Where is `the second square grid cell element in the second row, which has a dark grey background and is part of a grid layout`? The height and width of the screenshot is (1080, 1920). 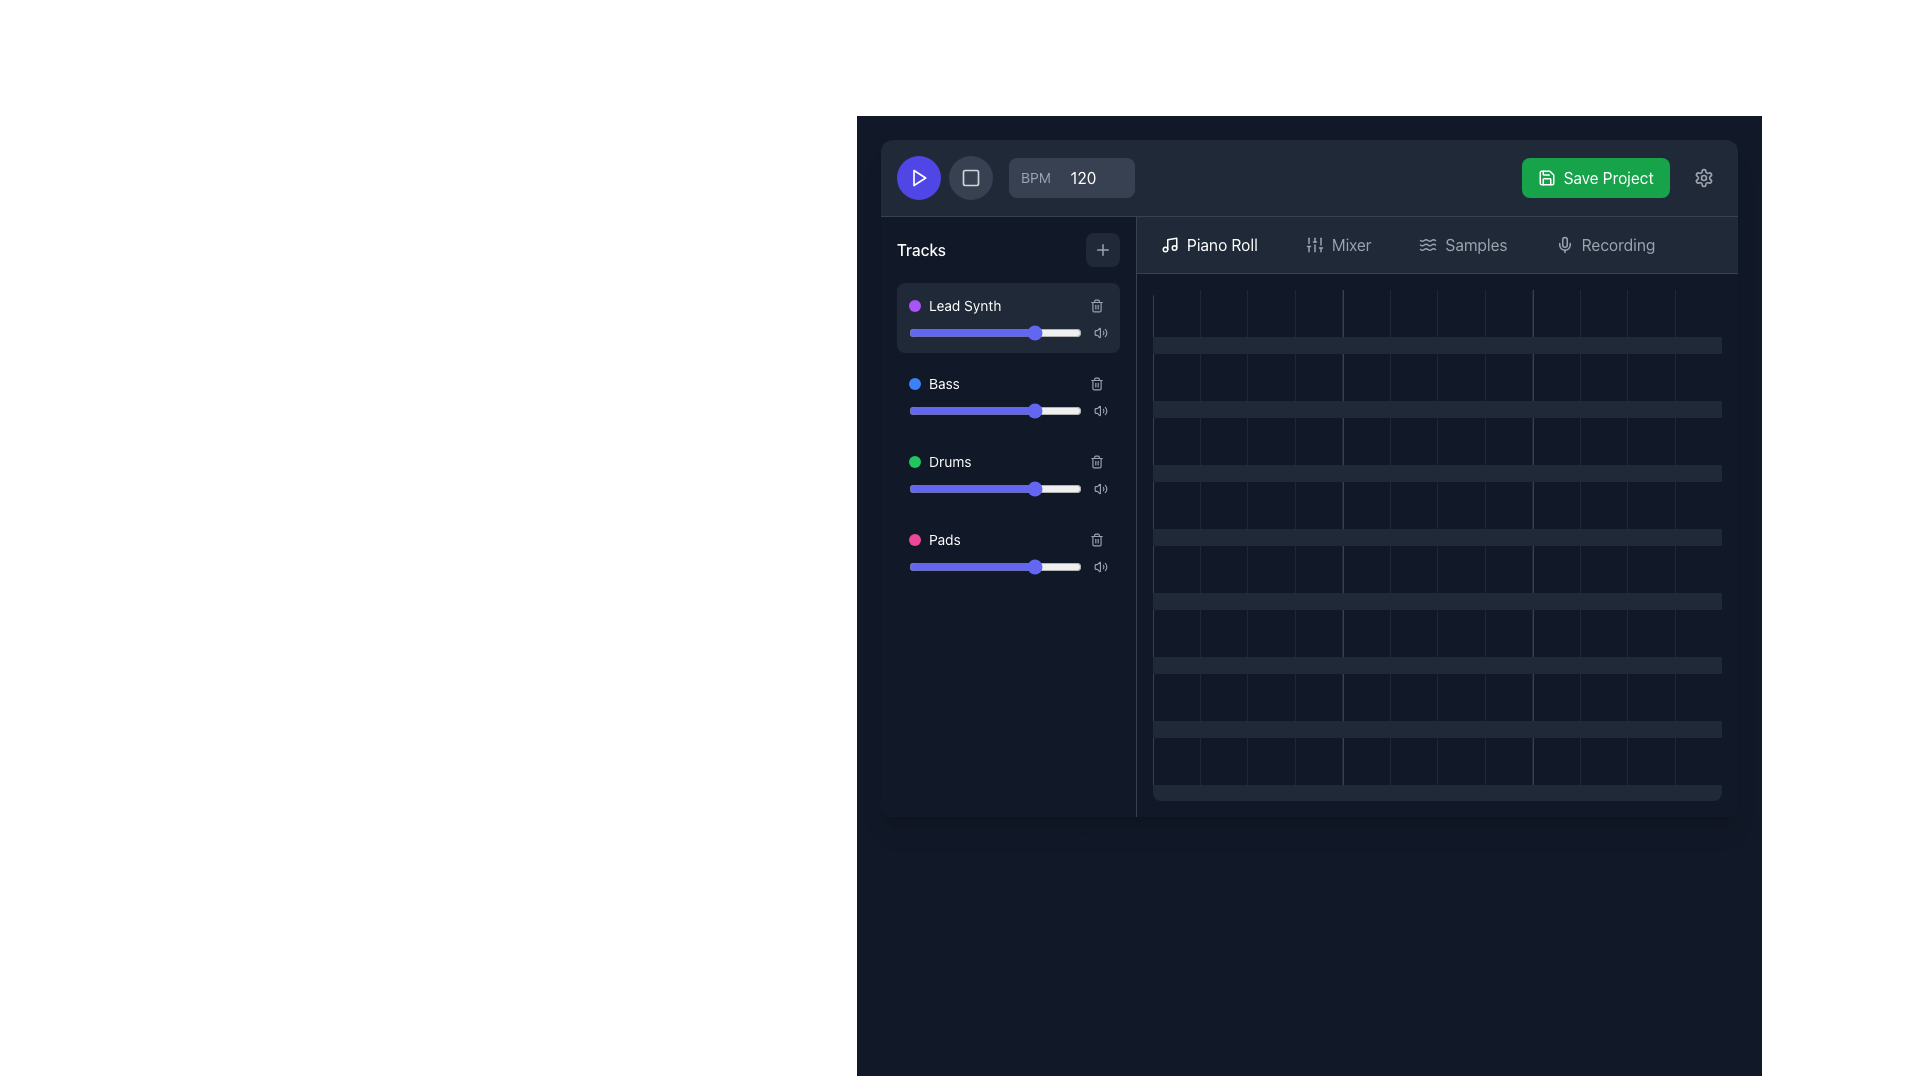
the second square grid cell element in the second row, which has a dark grey background and is part of a grid layout is located at coordinates (1222, 377).